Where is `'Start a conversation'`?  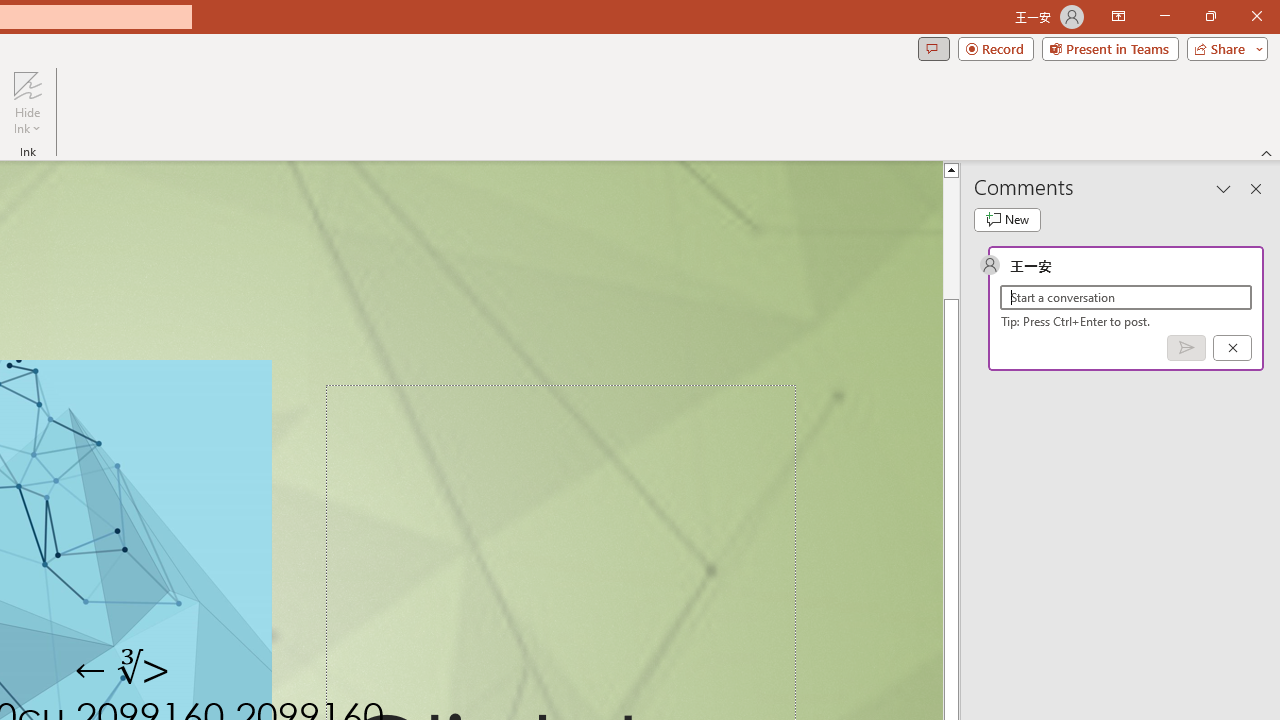 'Start a conversation' is located at coordinates (1126, 297).